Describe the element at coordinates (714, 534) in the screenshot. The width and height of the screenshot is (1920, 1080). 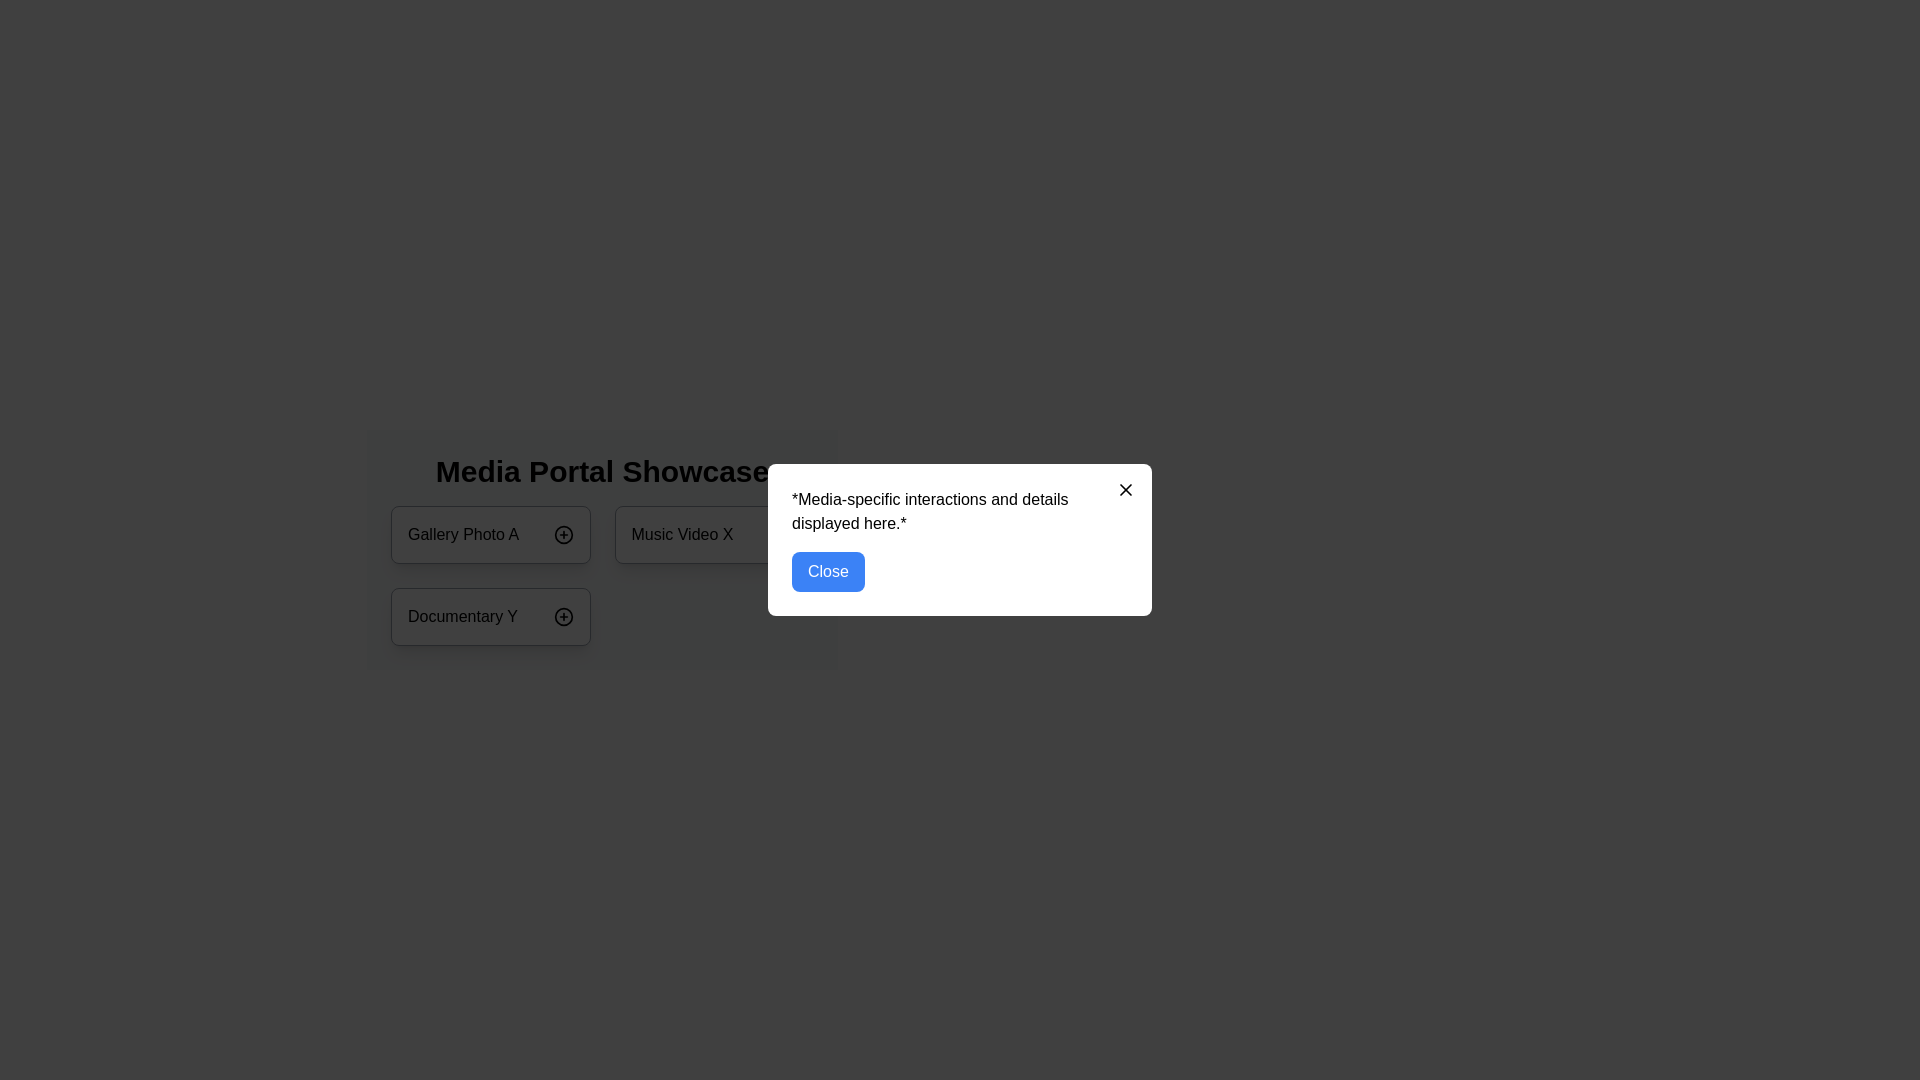
I see `the 'Music Video X' button` at that location.